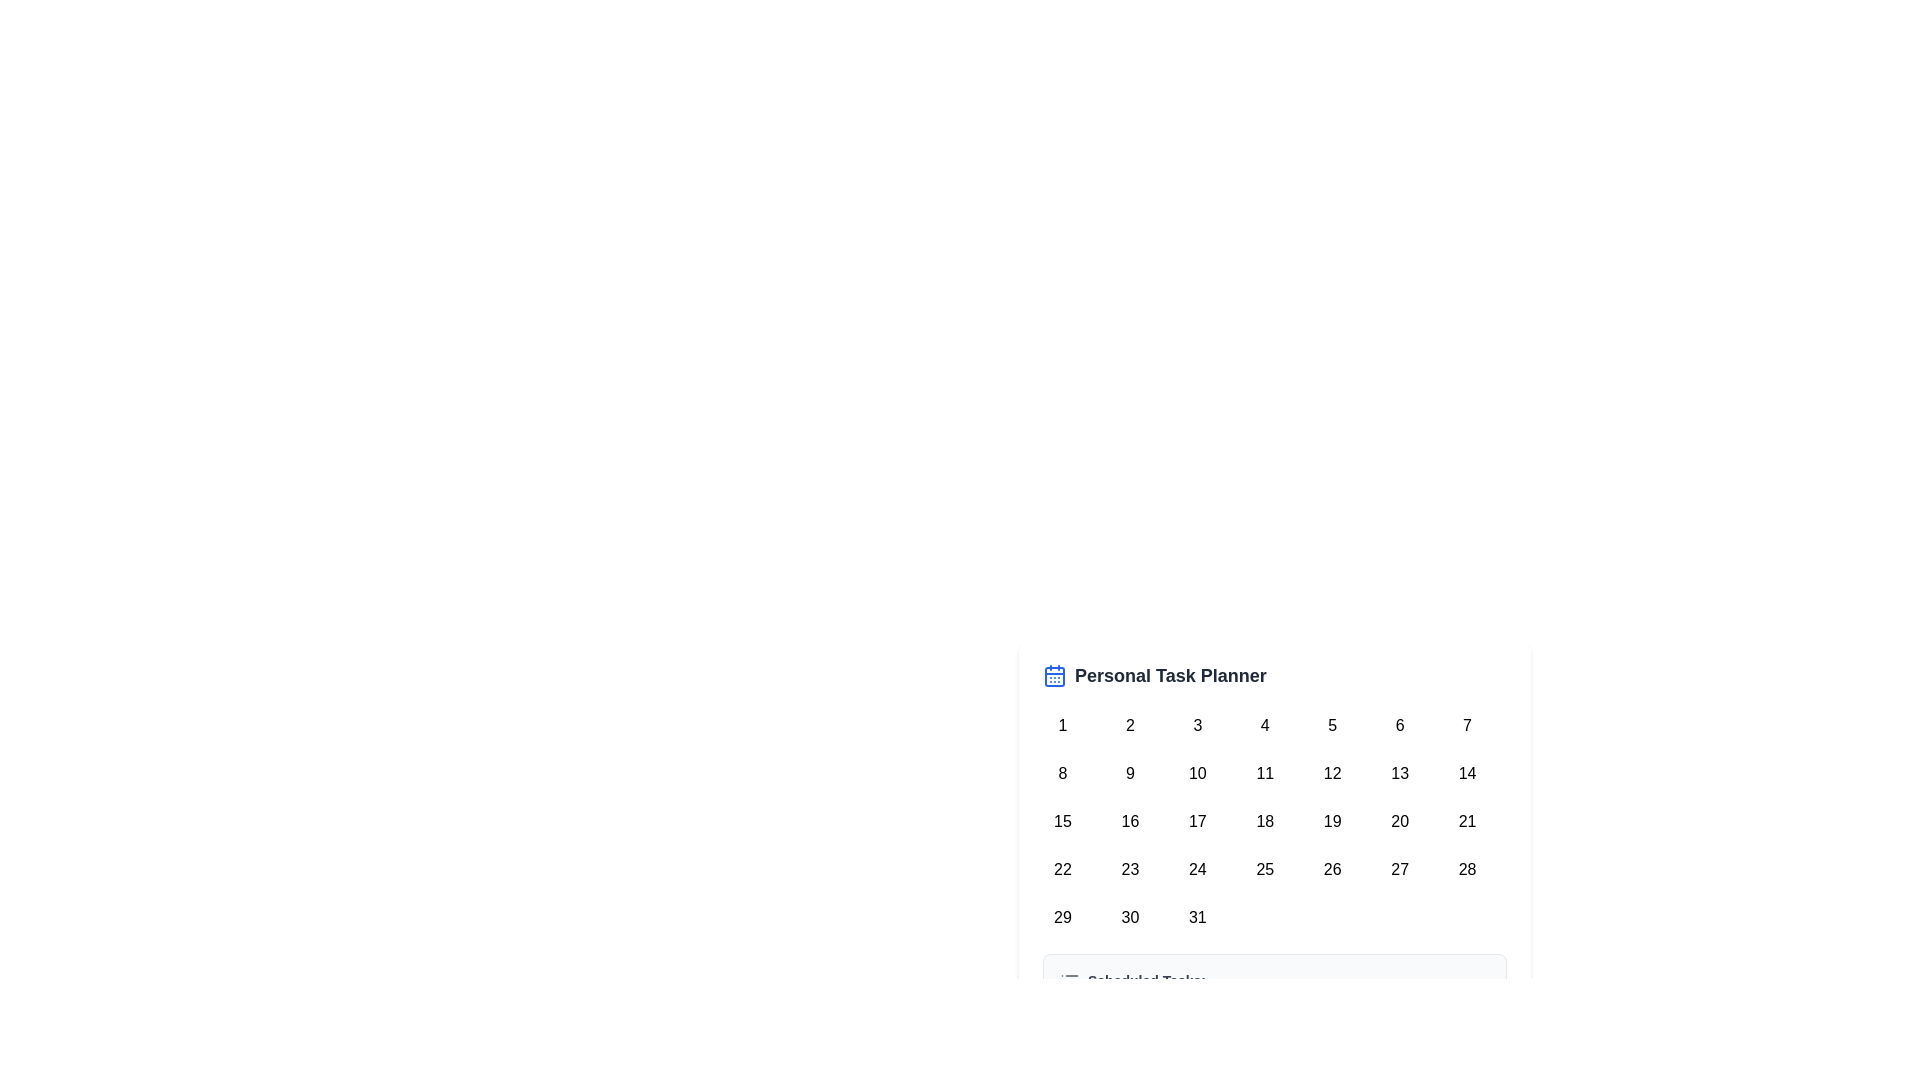 This screenshot has width=1920, height=1080. I want to click on the circular button displaying the text '27', so click(1399, 869).